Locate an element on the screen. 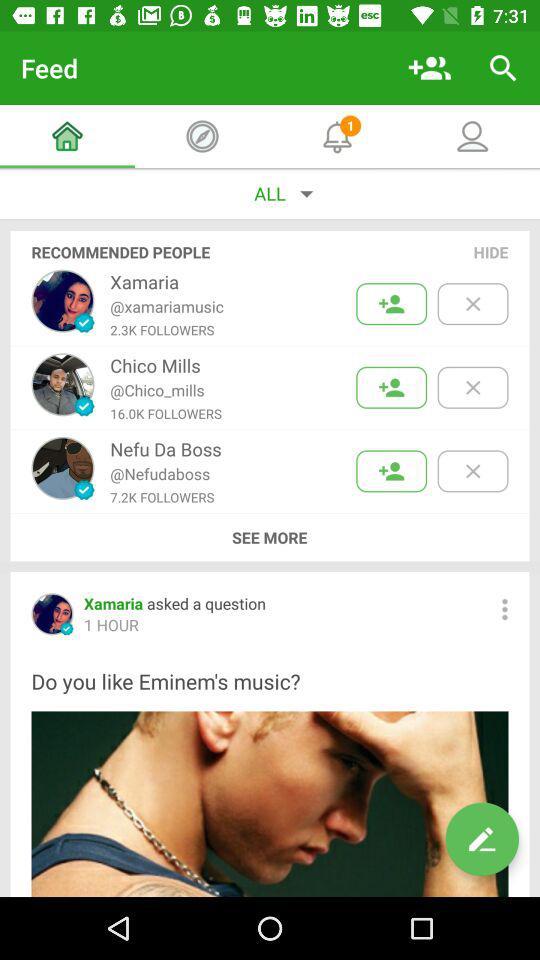 This screenshot has width=540, height=960. to hide follower is located at coordinates (472, 471).